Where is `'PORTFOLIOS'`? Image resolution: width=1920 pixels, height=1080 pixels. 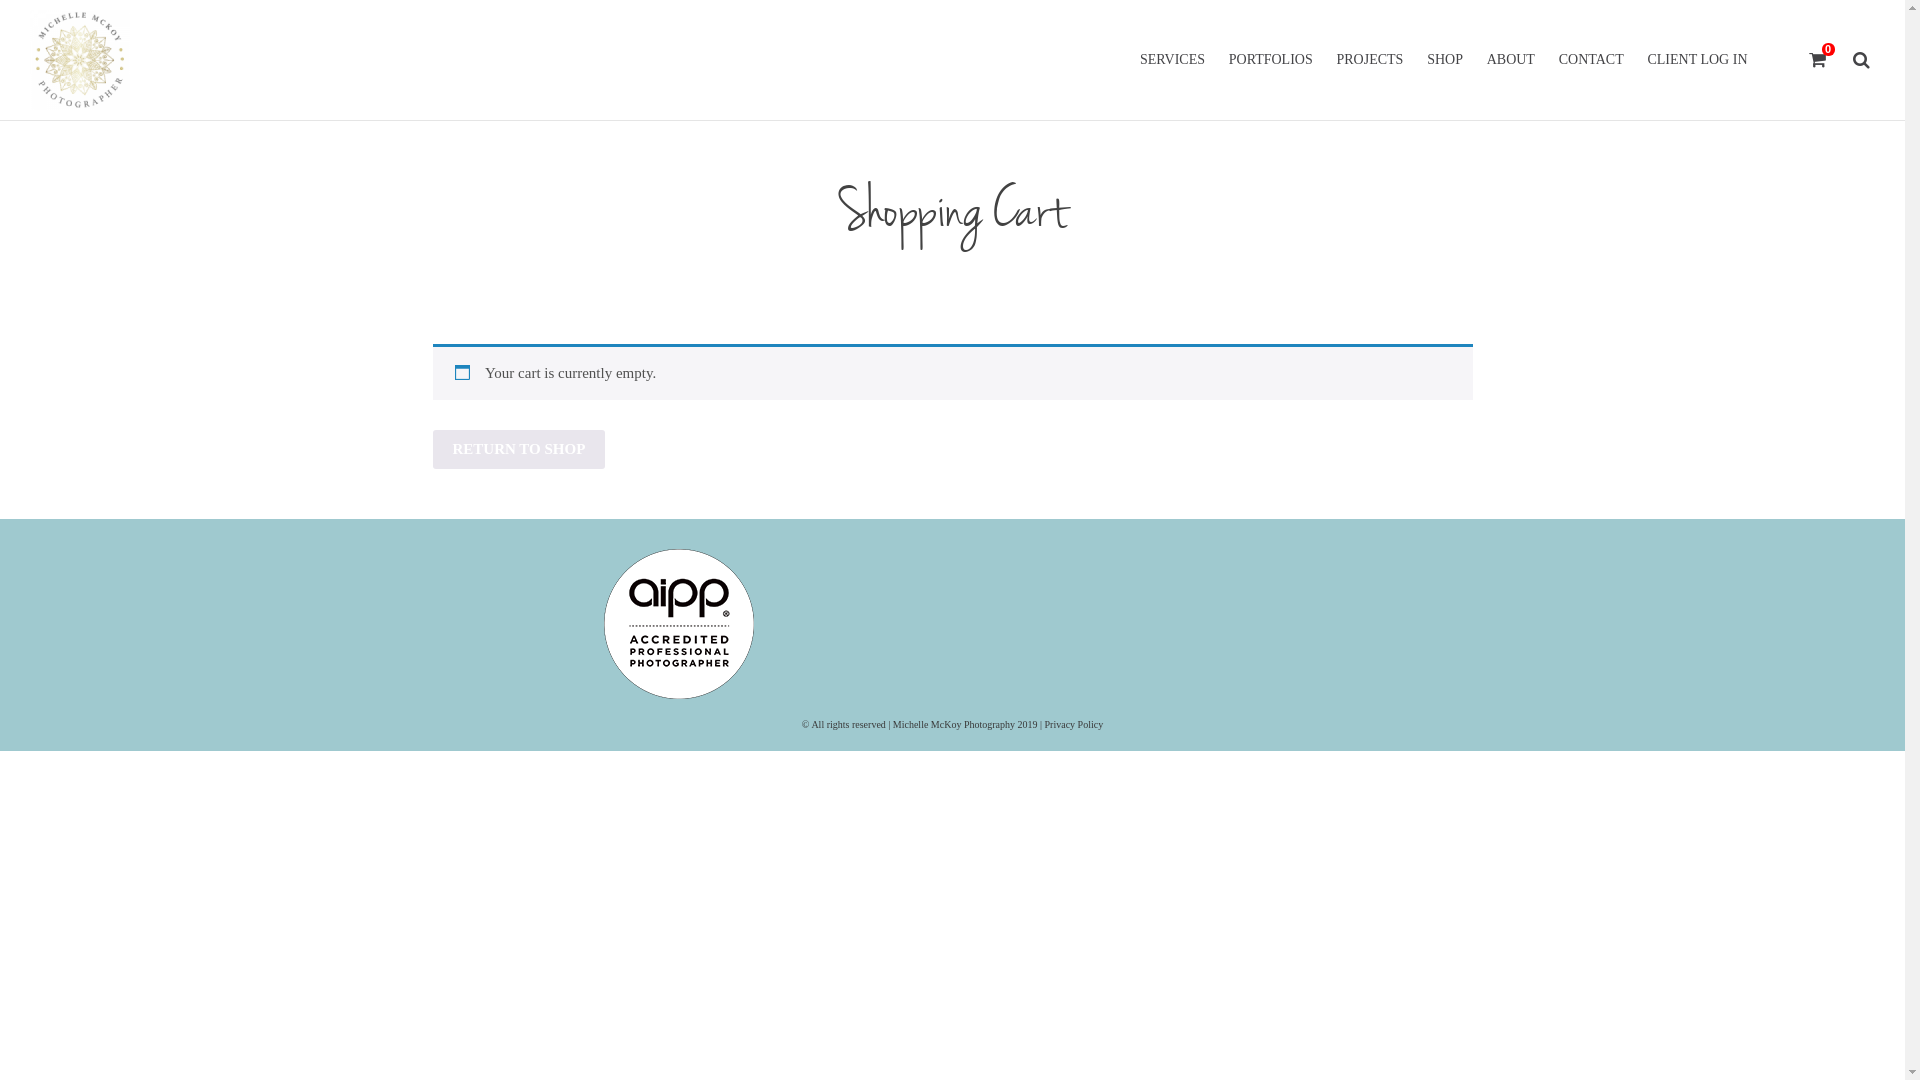 'PORTFOLIOS' is located at coordinates (1218, 59).